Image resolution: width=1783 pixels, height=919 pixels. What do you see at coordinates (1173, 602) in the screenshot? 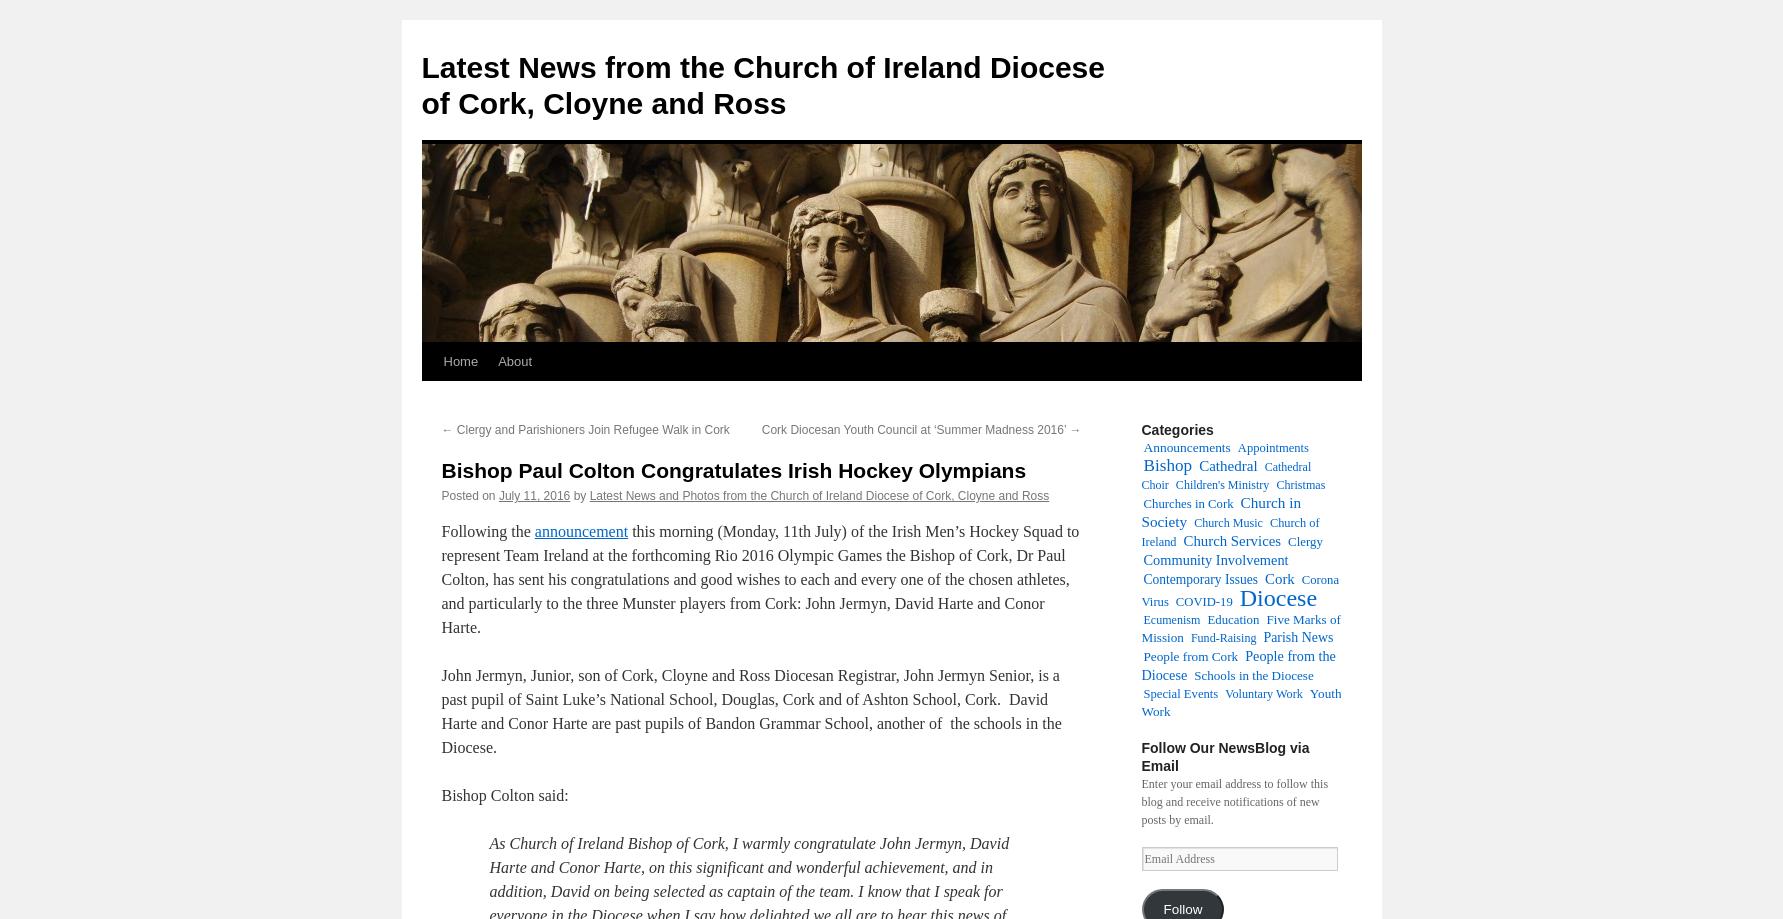
I see `'COVID-19'` at bounding box center [1173, 602].